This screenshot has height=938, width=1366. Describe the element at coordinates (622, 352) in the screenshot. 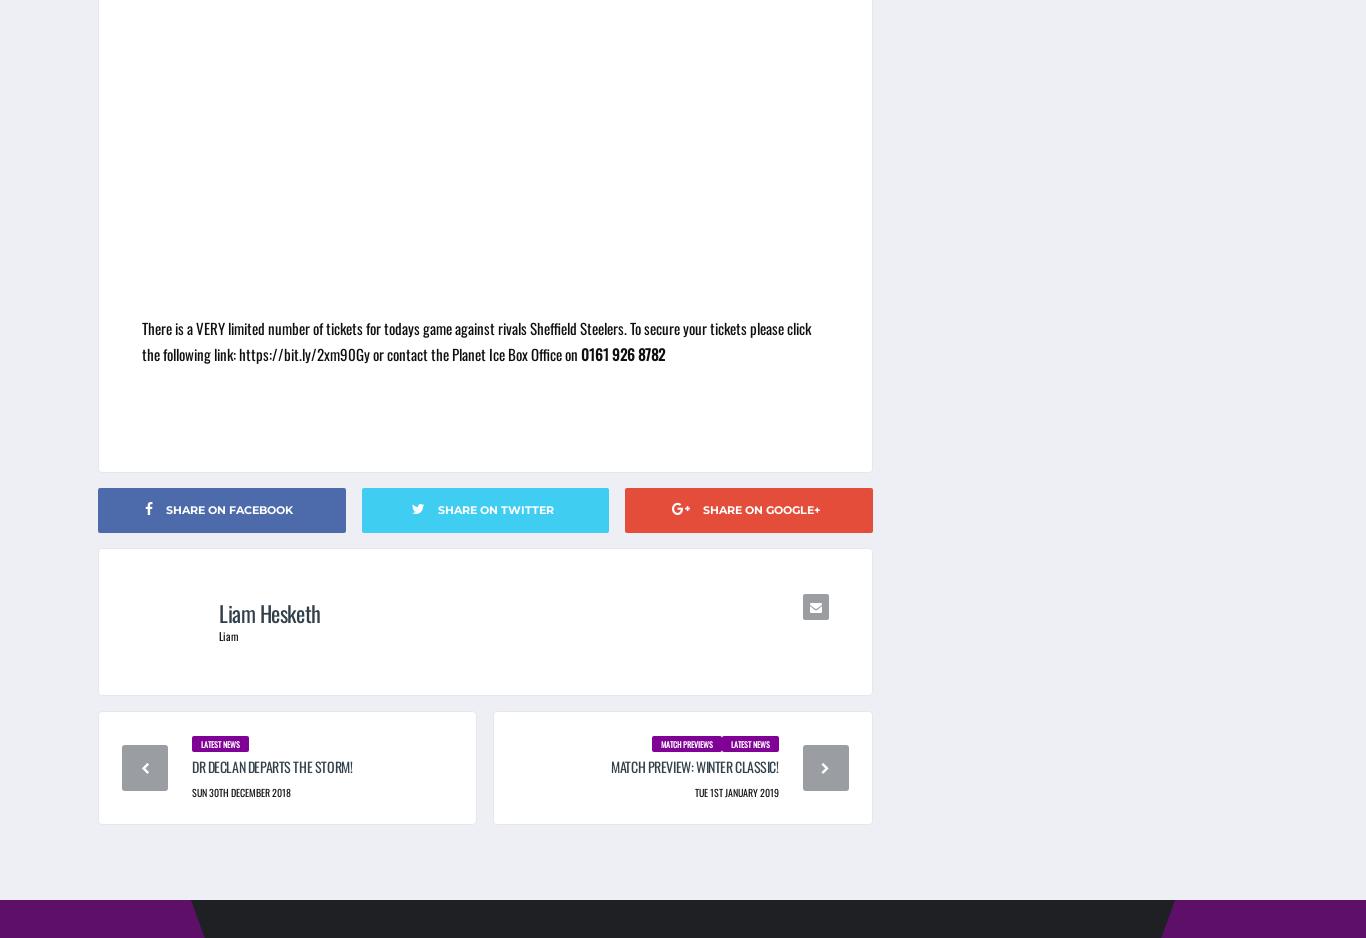

I see `'0161 926 8782'` at that location.